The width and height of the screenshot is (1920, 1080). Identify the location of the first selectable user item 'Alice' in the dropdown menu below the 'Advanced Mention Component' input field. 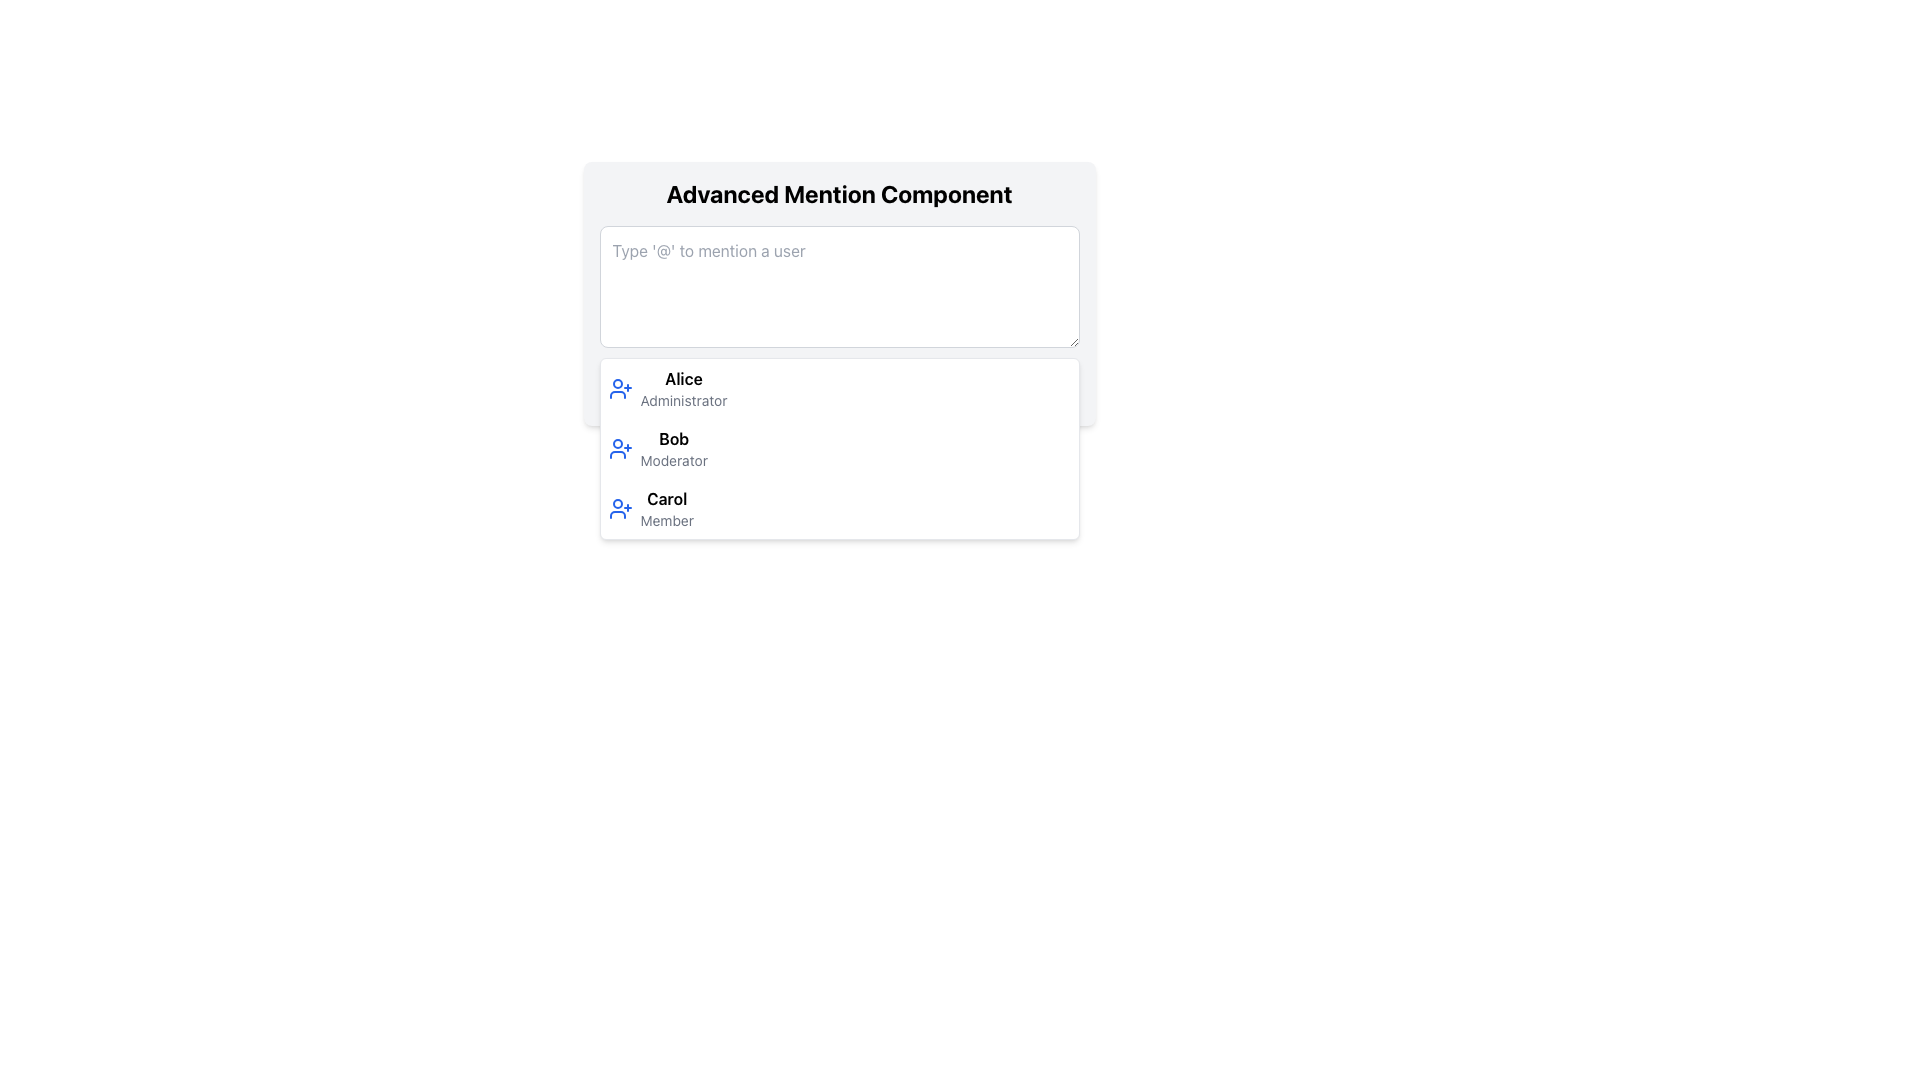
(839, 389).